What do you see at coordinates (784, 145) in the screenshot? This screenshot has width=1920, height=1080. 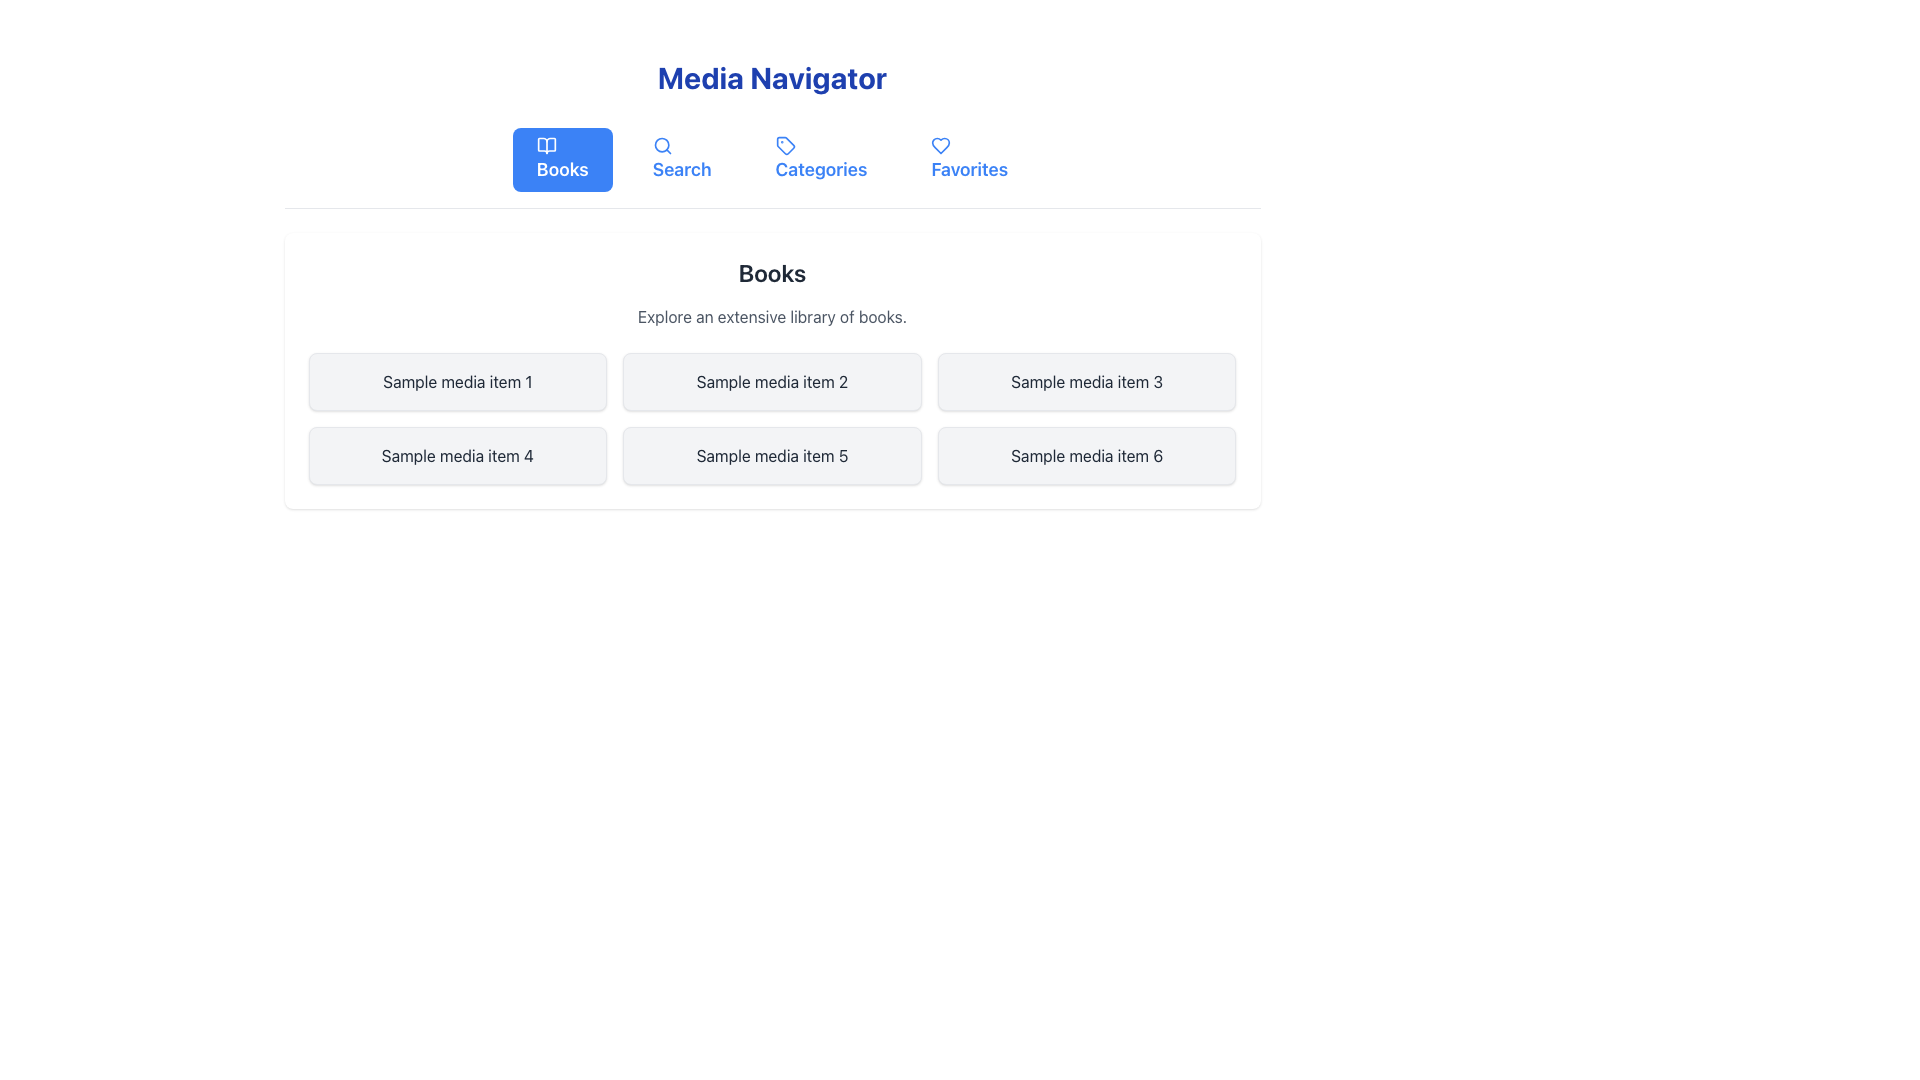 I see `the 'Categories' button in the navigation bar, which is visually represented by an icon located between the 'Search' and 'Favorites' buttons` at bounding box center [784, 145].